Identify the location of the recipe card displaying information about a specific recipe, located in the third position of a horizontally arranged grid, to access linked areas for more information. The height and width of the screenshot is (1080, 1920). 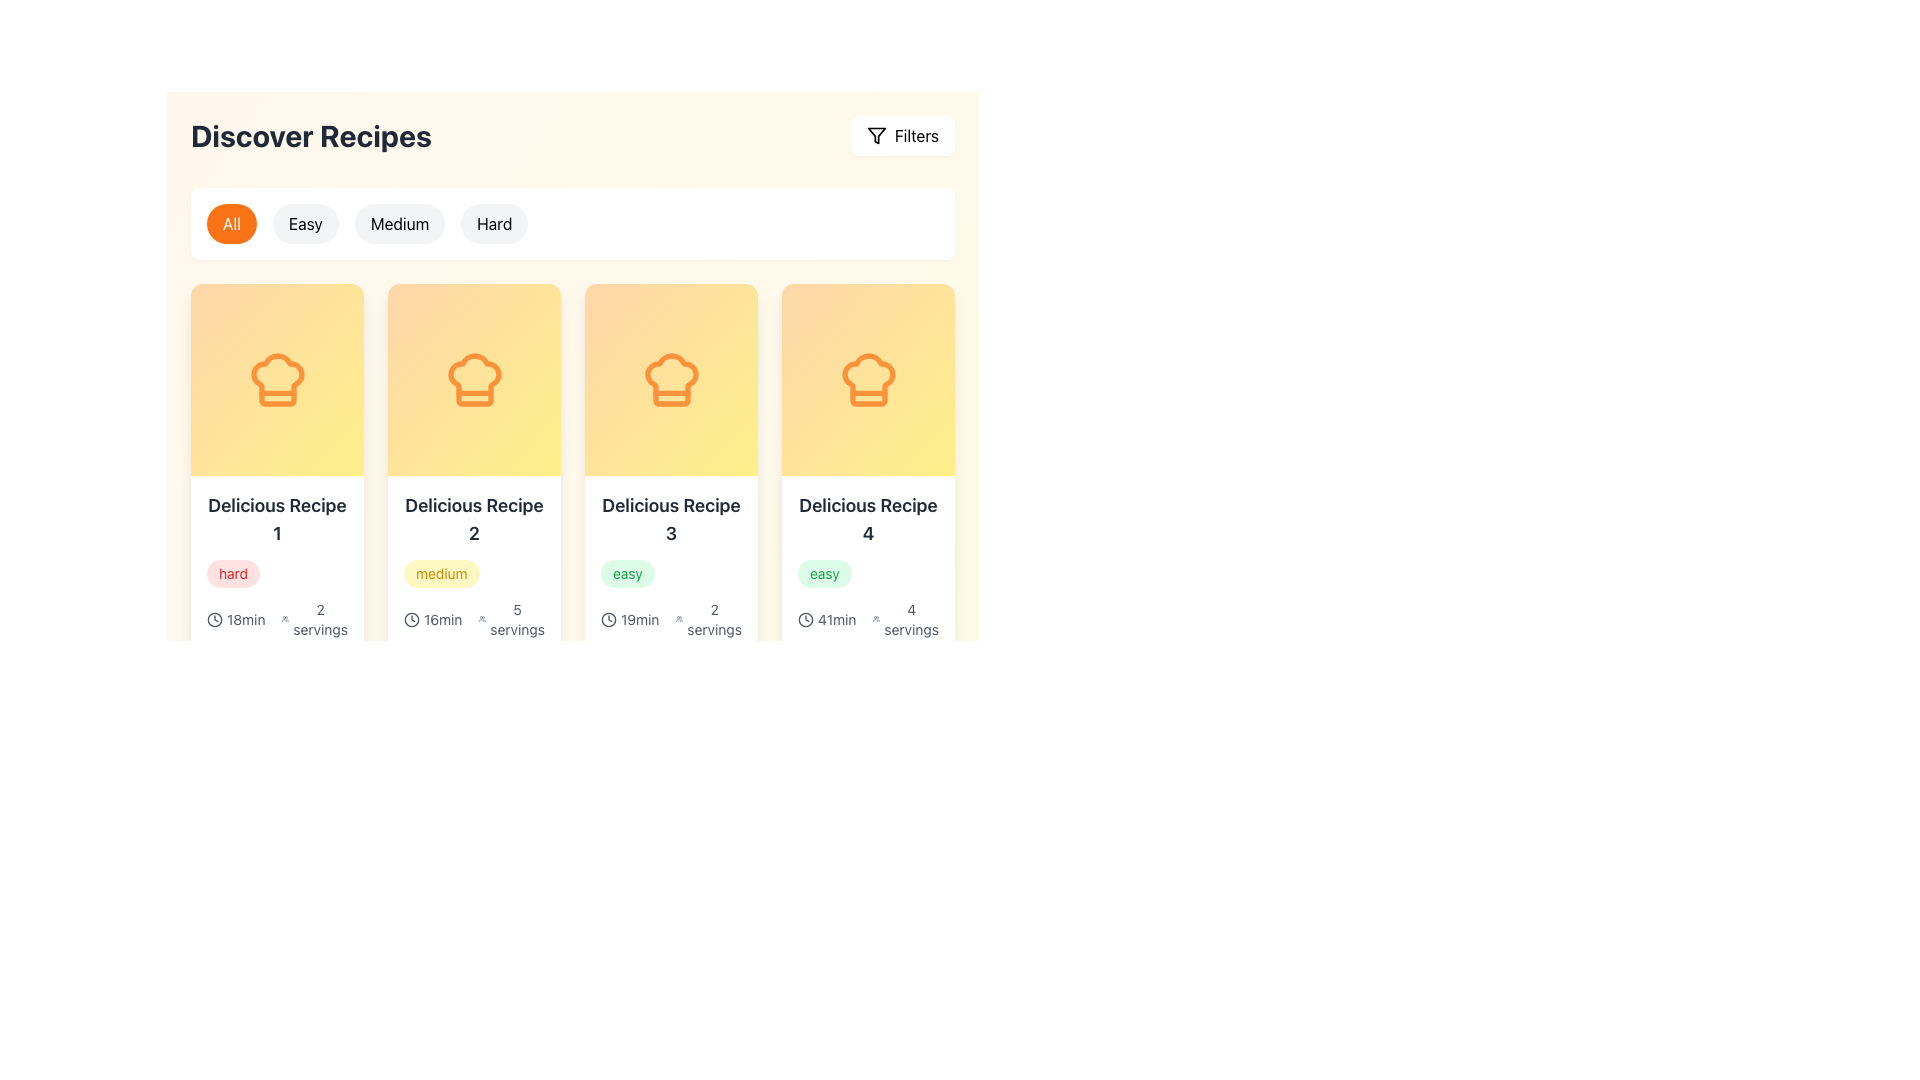
(671, 589).